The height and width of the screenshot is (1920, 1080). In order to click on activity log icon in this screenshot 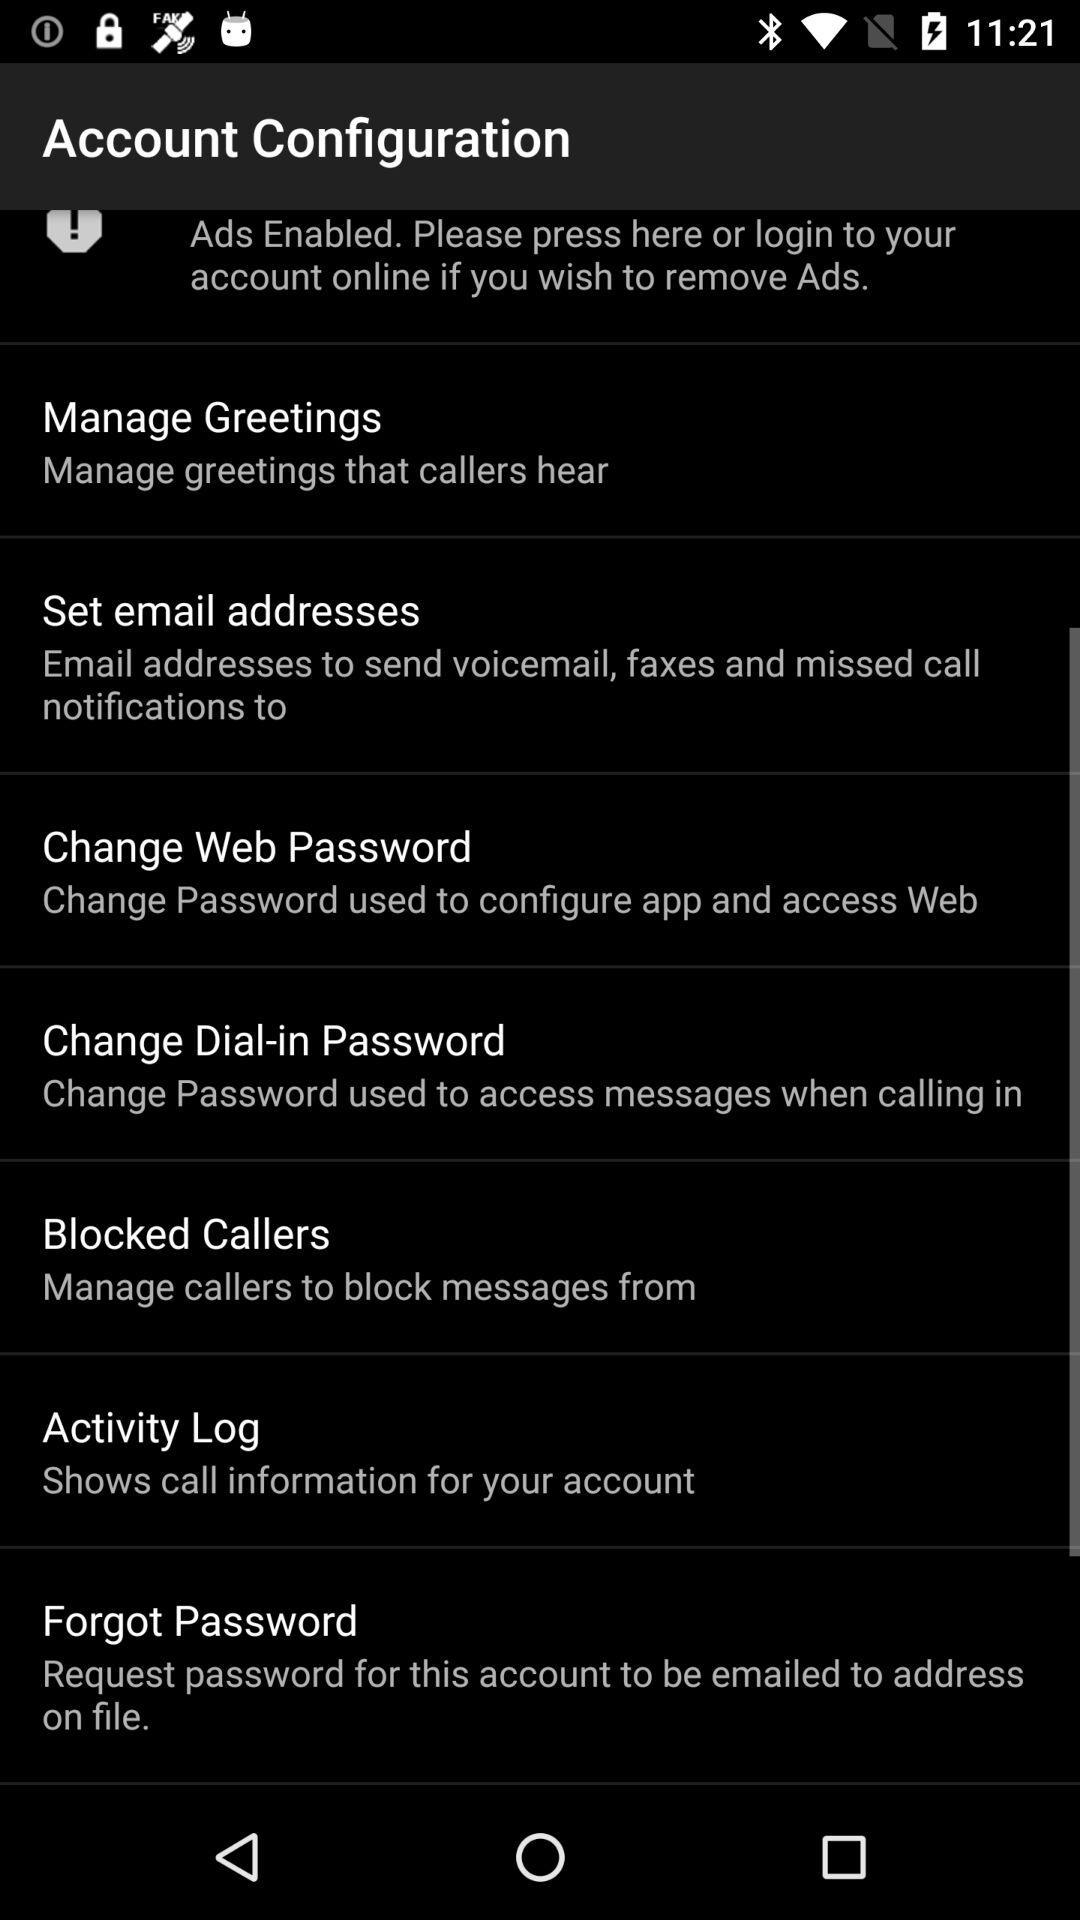, I will do `click(150, 1424)`.